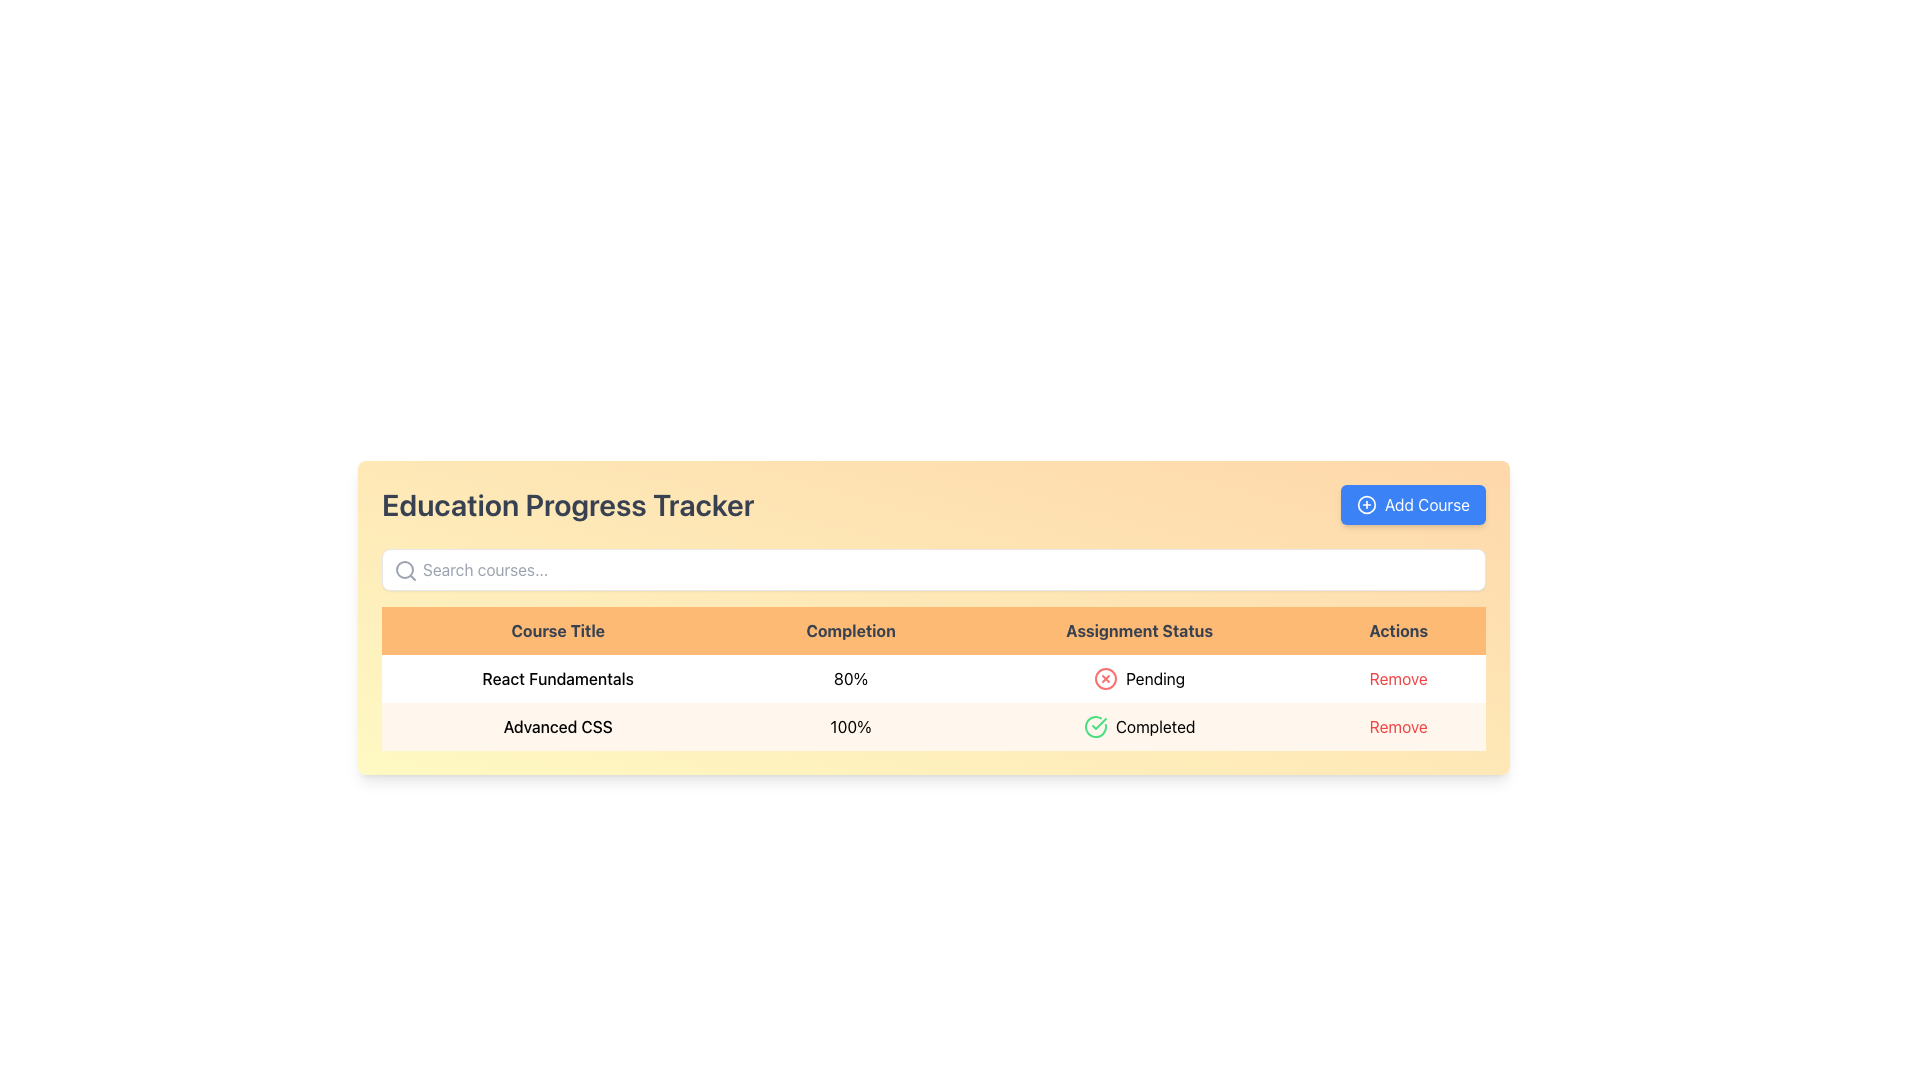  I want to click on the static text label "React Fundamentals" that is aligned to the left within its cell in the table, which is the first column of the row titled "Course Title.", so click(558, 677).